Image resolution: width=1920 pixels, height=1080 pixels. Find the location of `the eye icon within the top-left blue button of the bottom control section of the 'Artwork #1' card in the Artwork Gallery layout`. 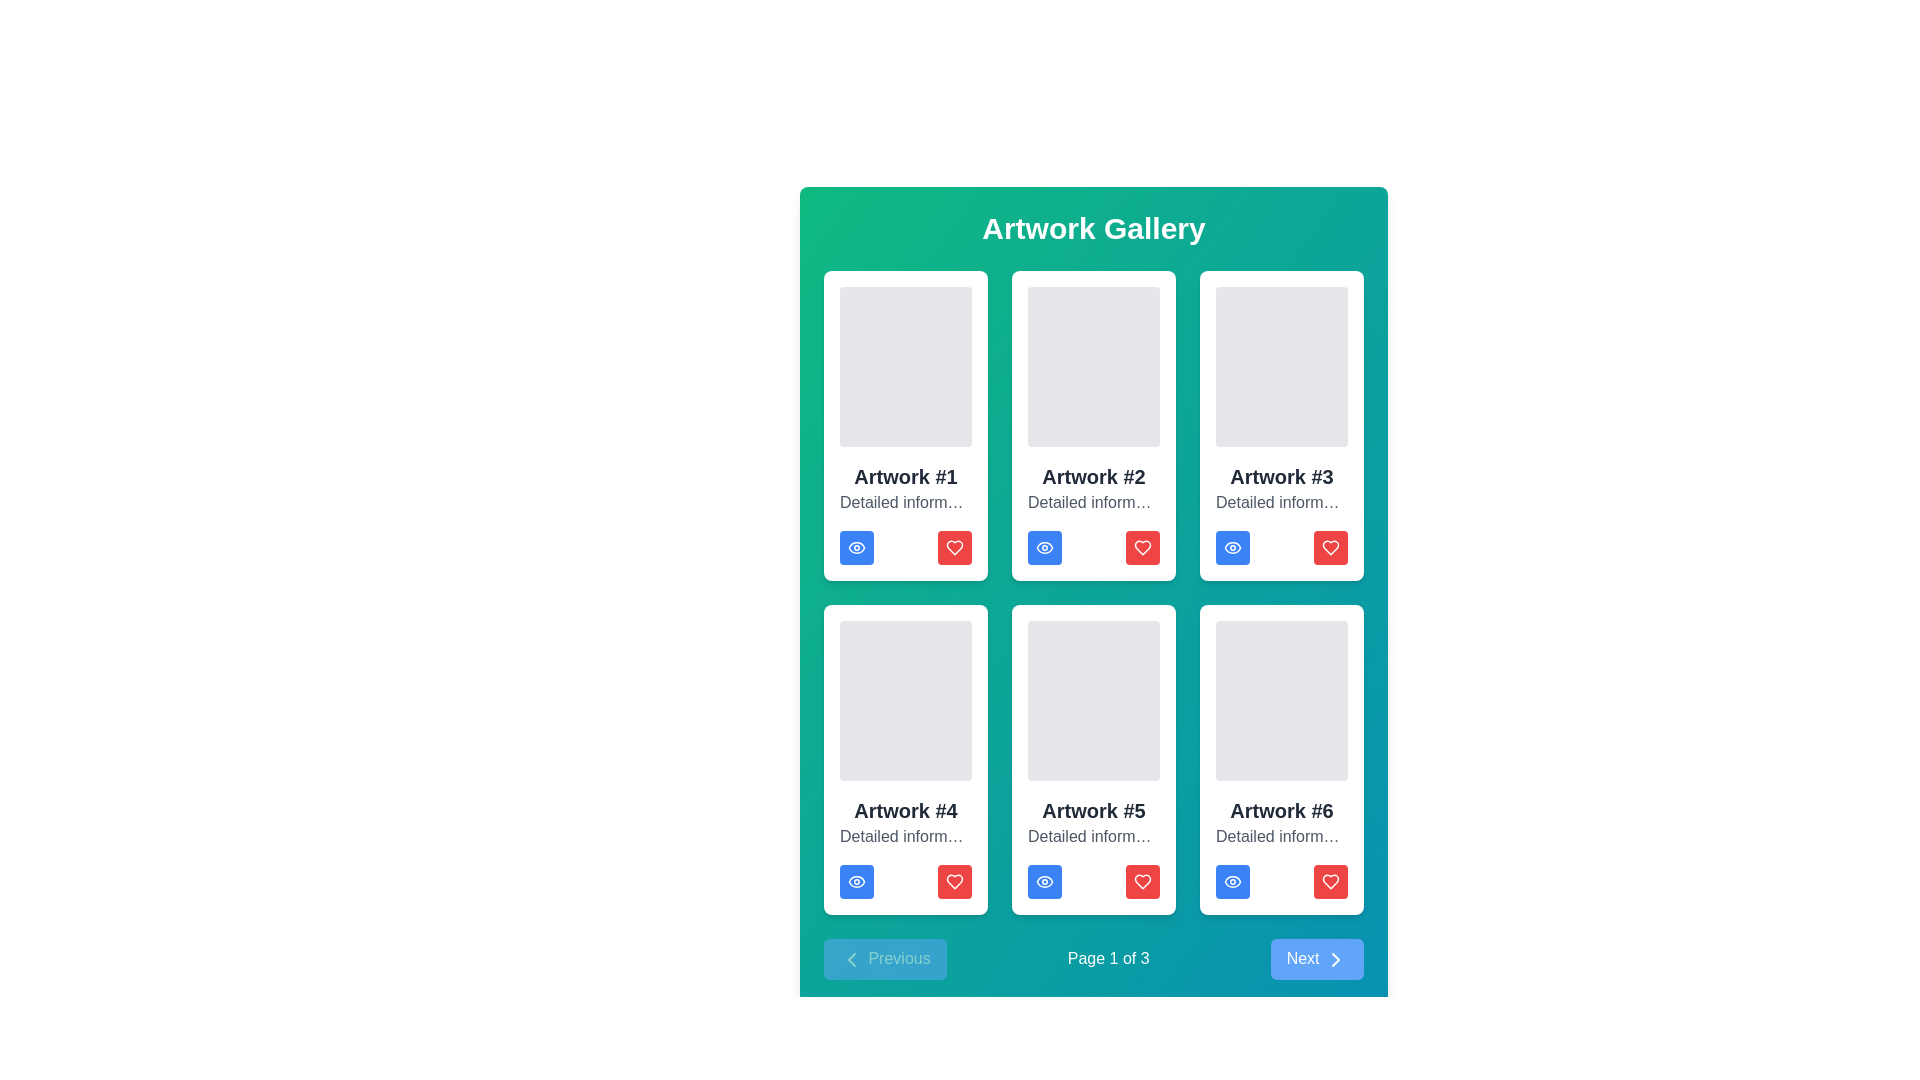

the eye icon within the top-left blue button of the bottom control section of the 'Artwork #1' card in the Artwork Gallery layout is located at coordinates (857, 547).